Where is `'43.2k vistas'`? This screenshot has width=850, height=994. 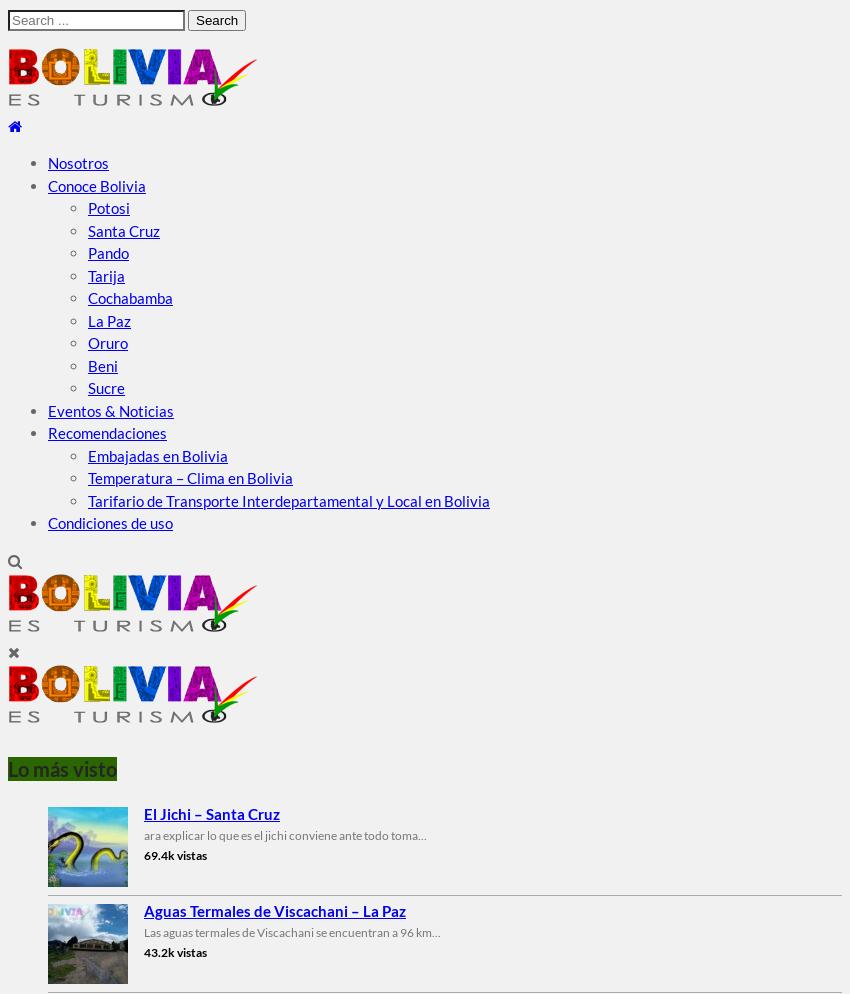
'43.2k vistas' is located at coordinates (174, 951).